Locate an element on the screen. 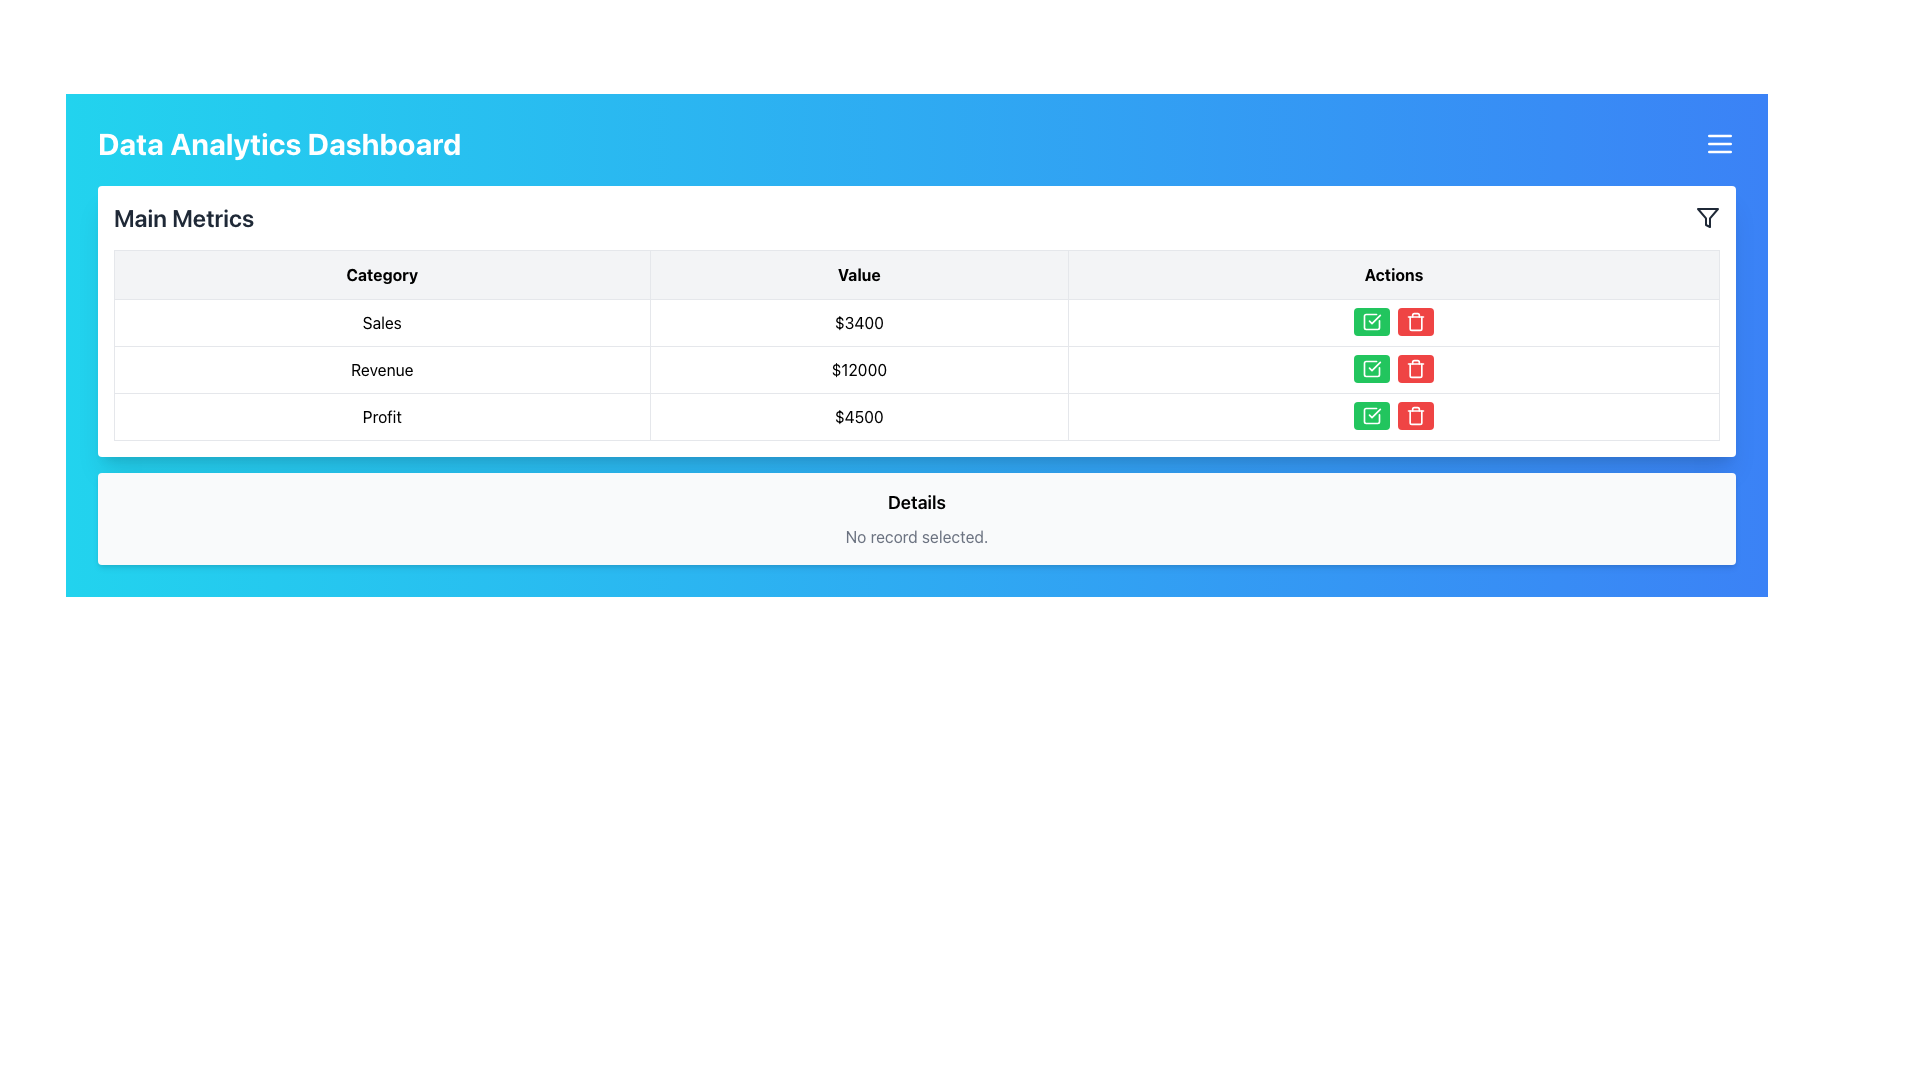  the text label reading 'Revenue' located in the second row and first column of the table under the 'Main Metrics' section is located at coordinates (382, 370).